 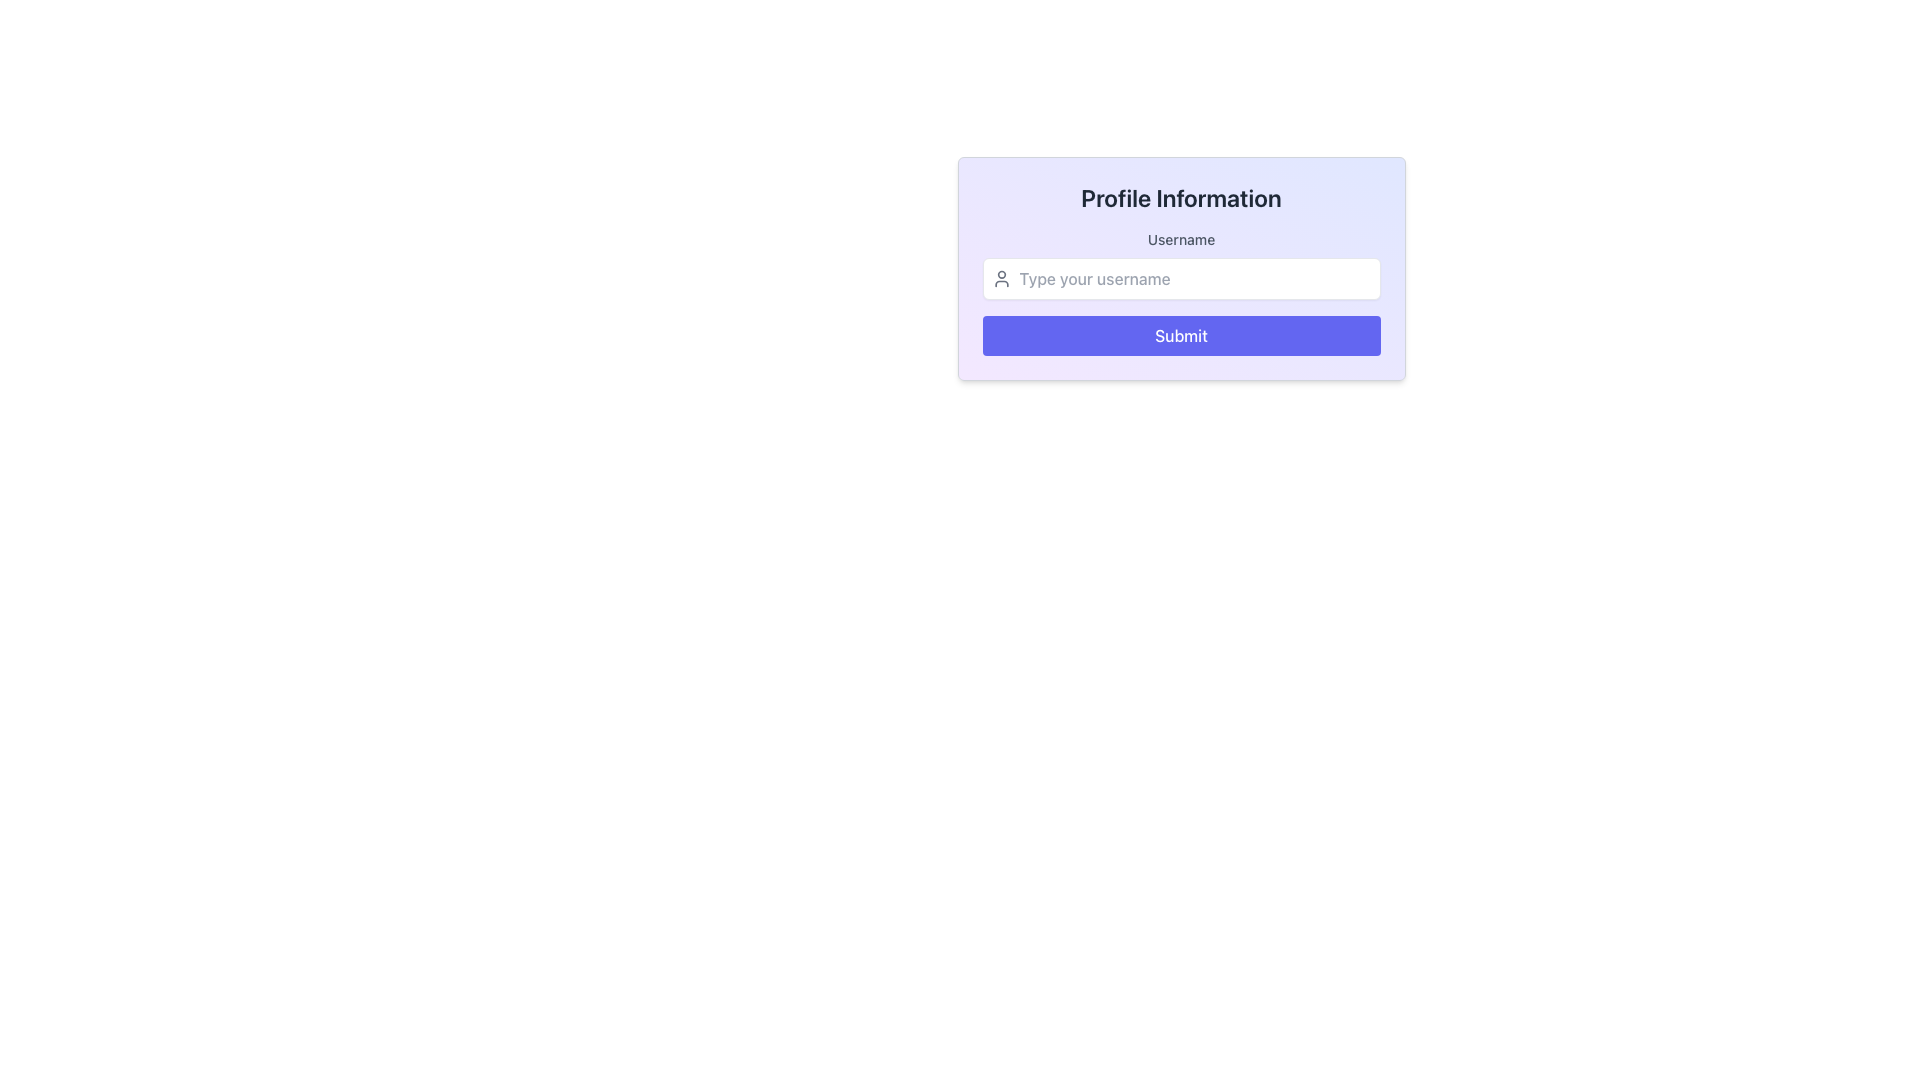 I want to click on the user icon located on the left side of the username input field within the form, adjacent to the placeholder 'Type your username', so click(x=1001, y=278).